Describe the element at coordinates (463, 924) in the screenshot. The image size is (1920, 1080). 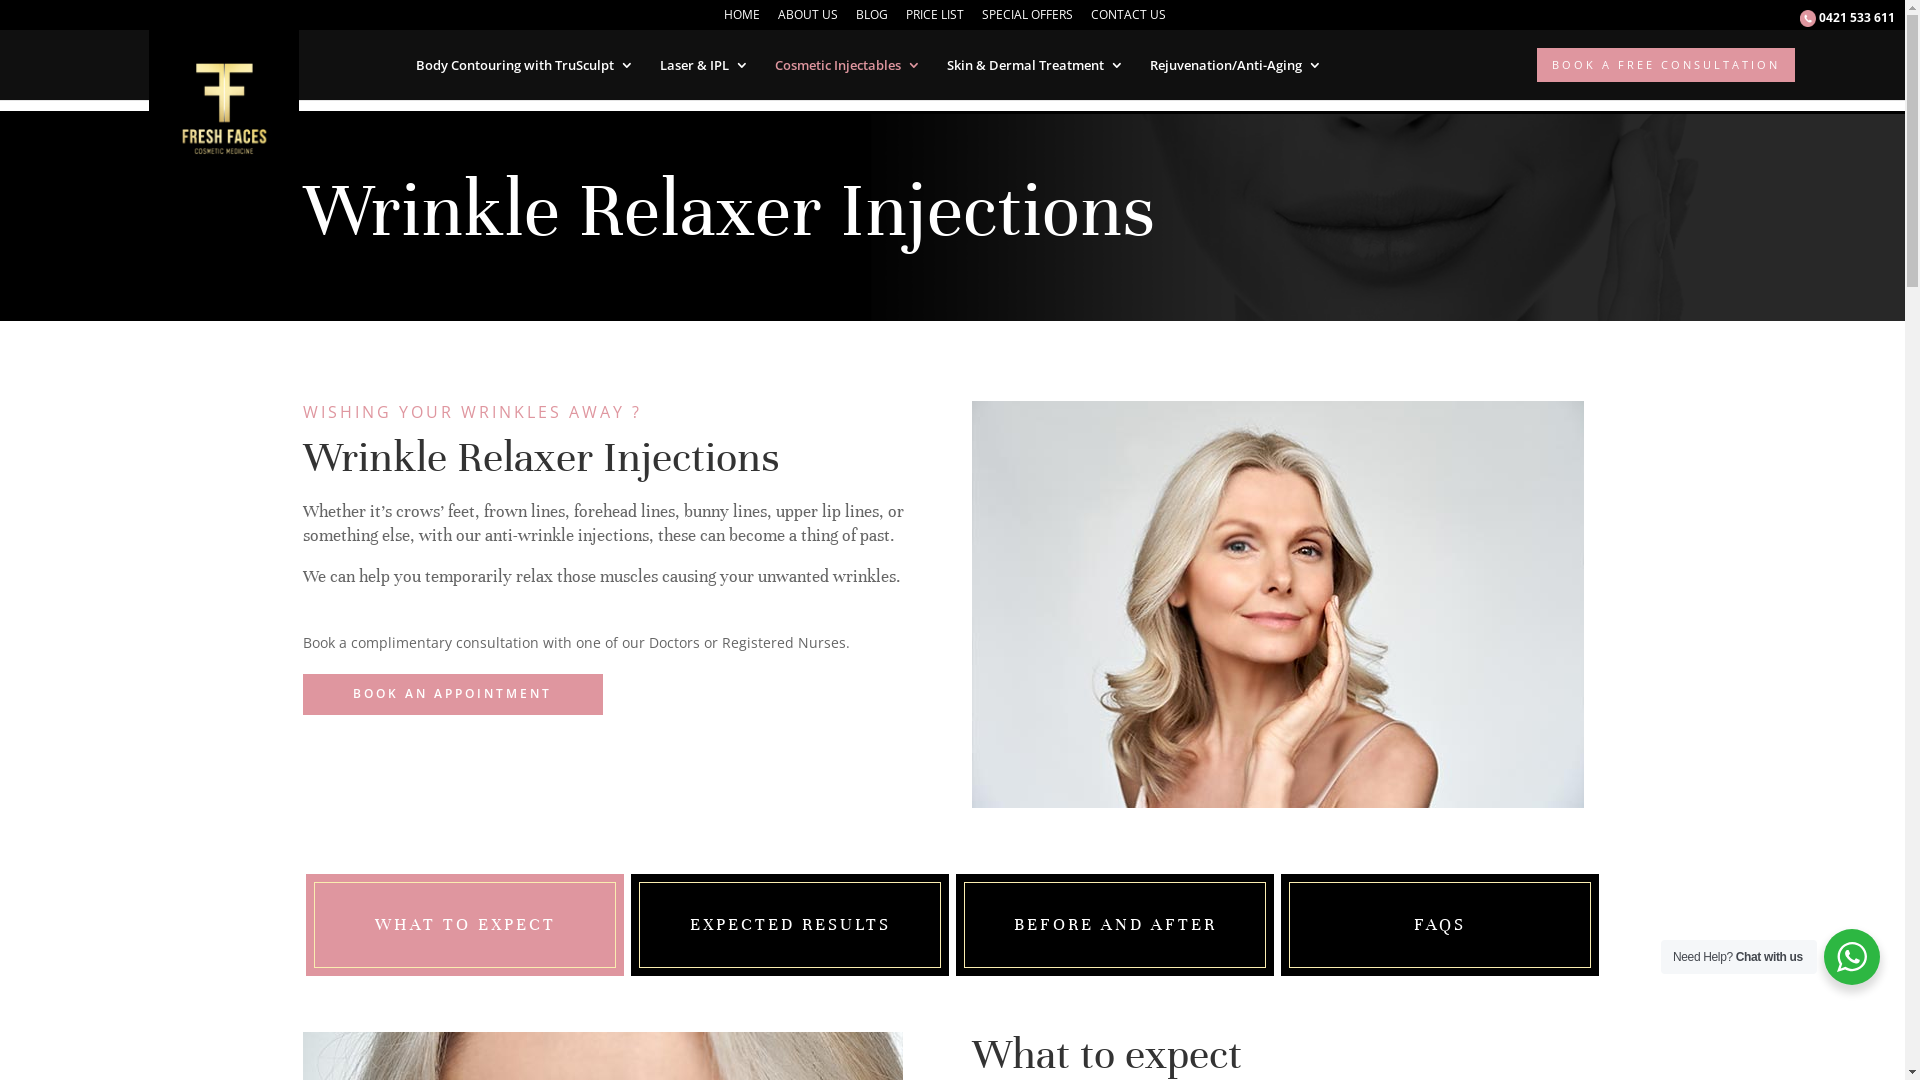
I see `'WHAT TO EXPECT'` at that location.